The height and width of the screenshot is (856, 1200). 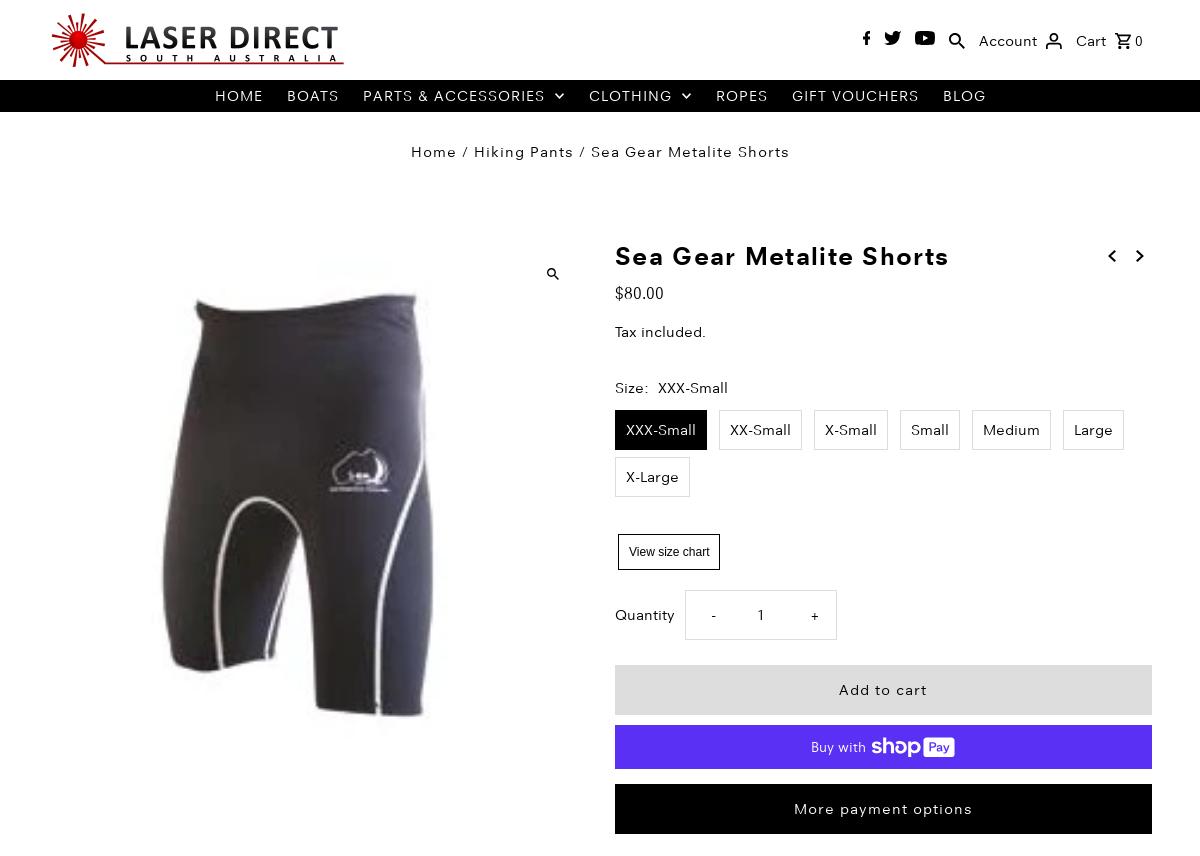 What do you see at coordinates (714, 614) in the screenshot?
I see `'-'` at bounding box center [714, 614].